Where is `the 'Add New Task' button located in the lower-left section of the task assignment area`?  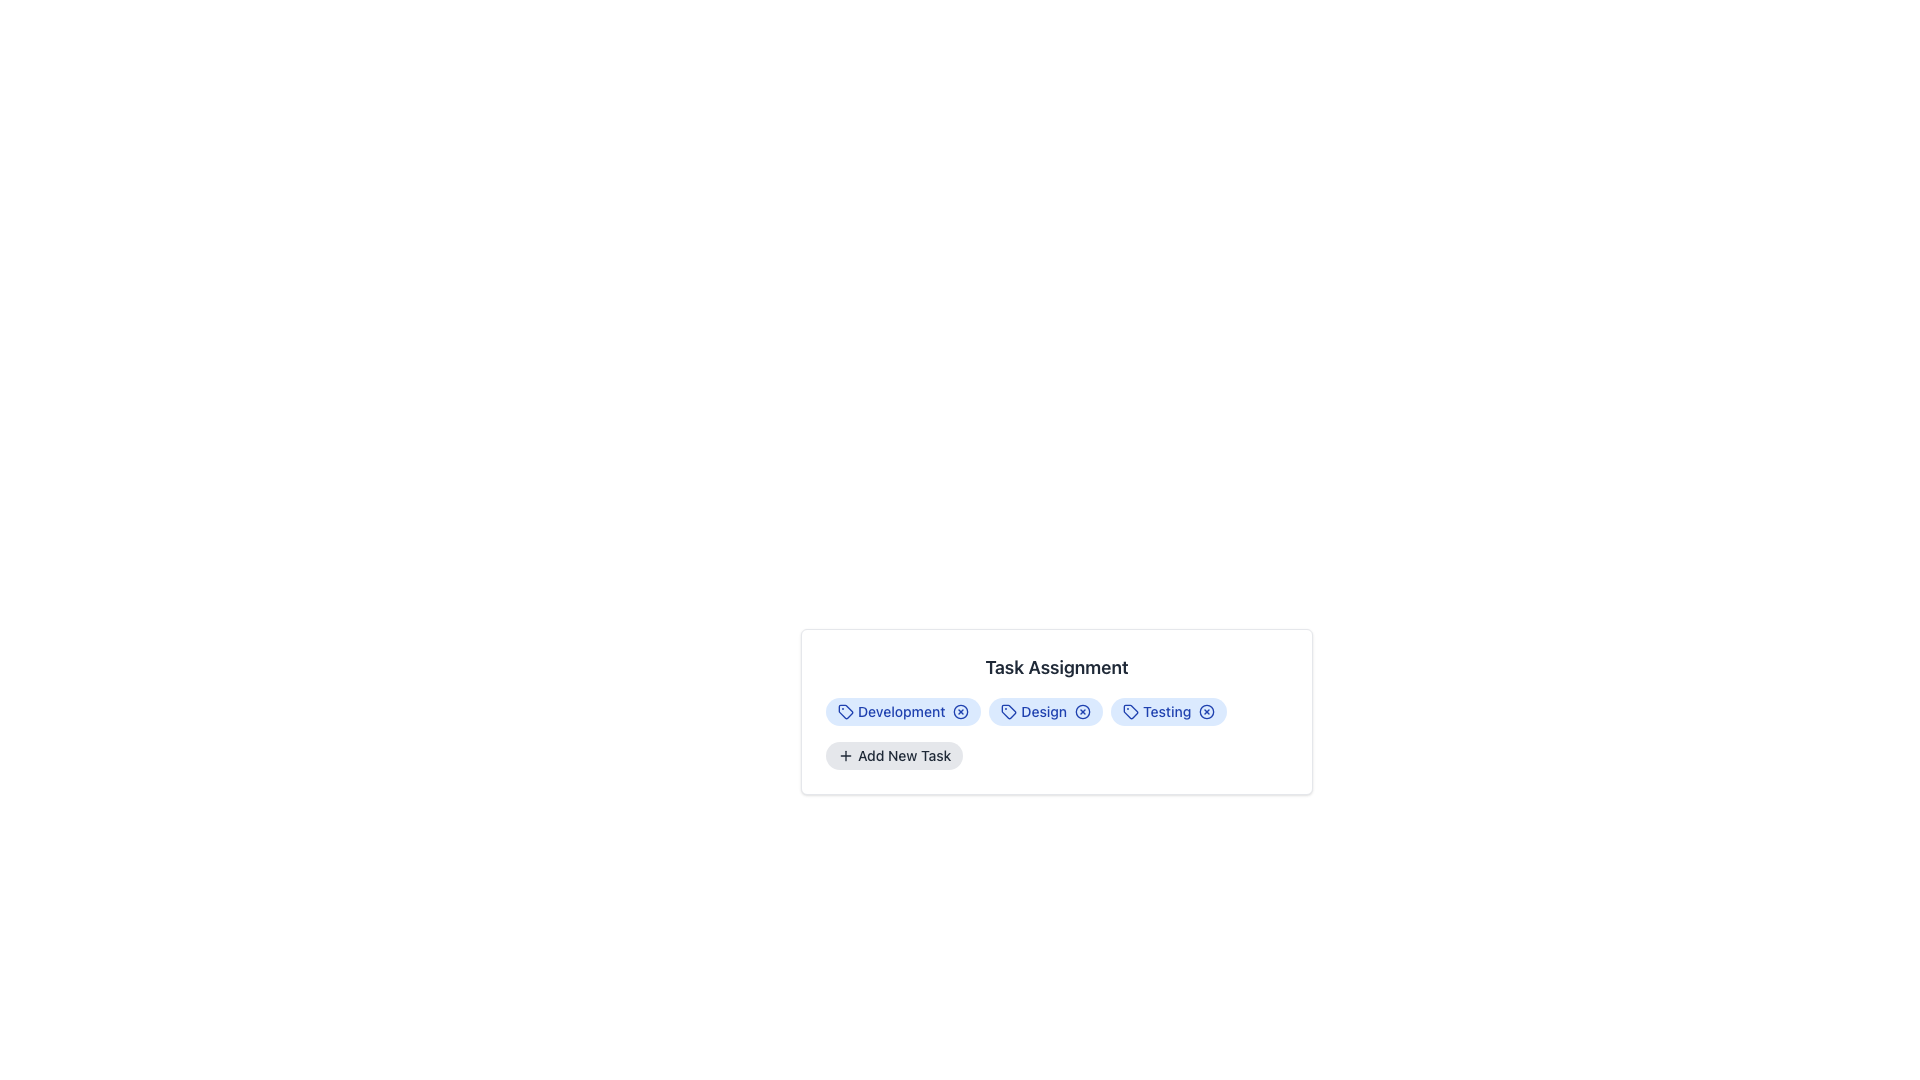
the 'Add New Task' button located in the lower-left section of the task assignment area is located at coordinates (893, 756).